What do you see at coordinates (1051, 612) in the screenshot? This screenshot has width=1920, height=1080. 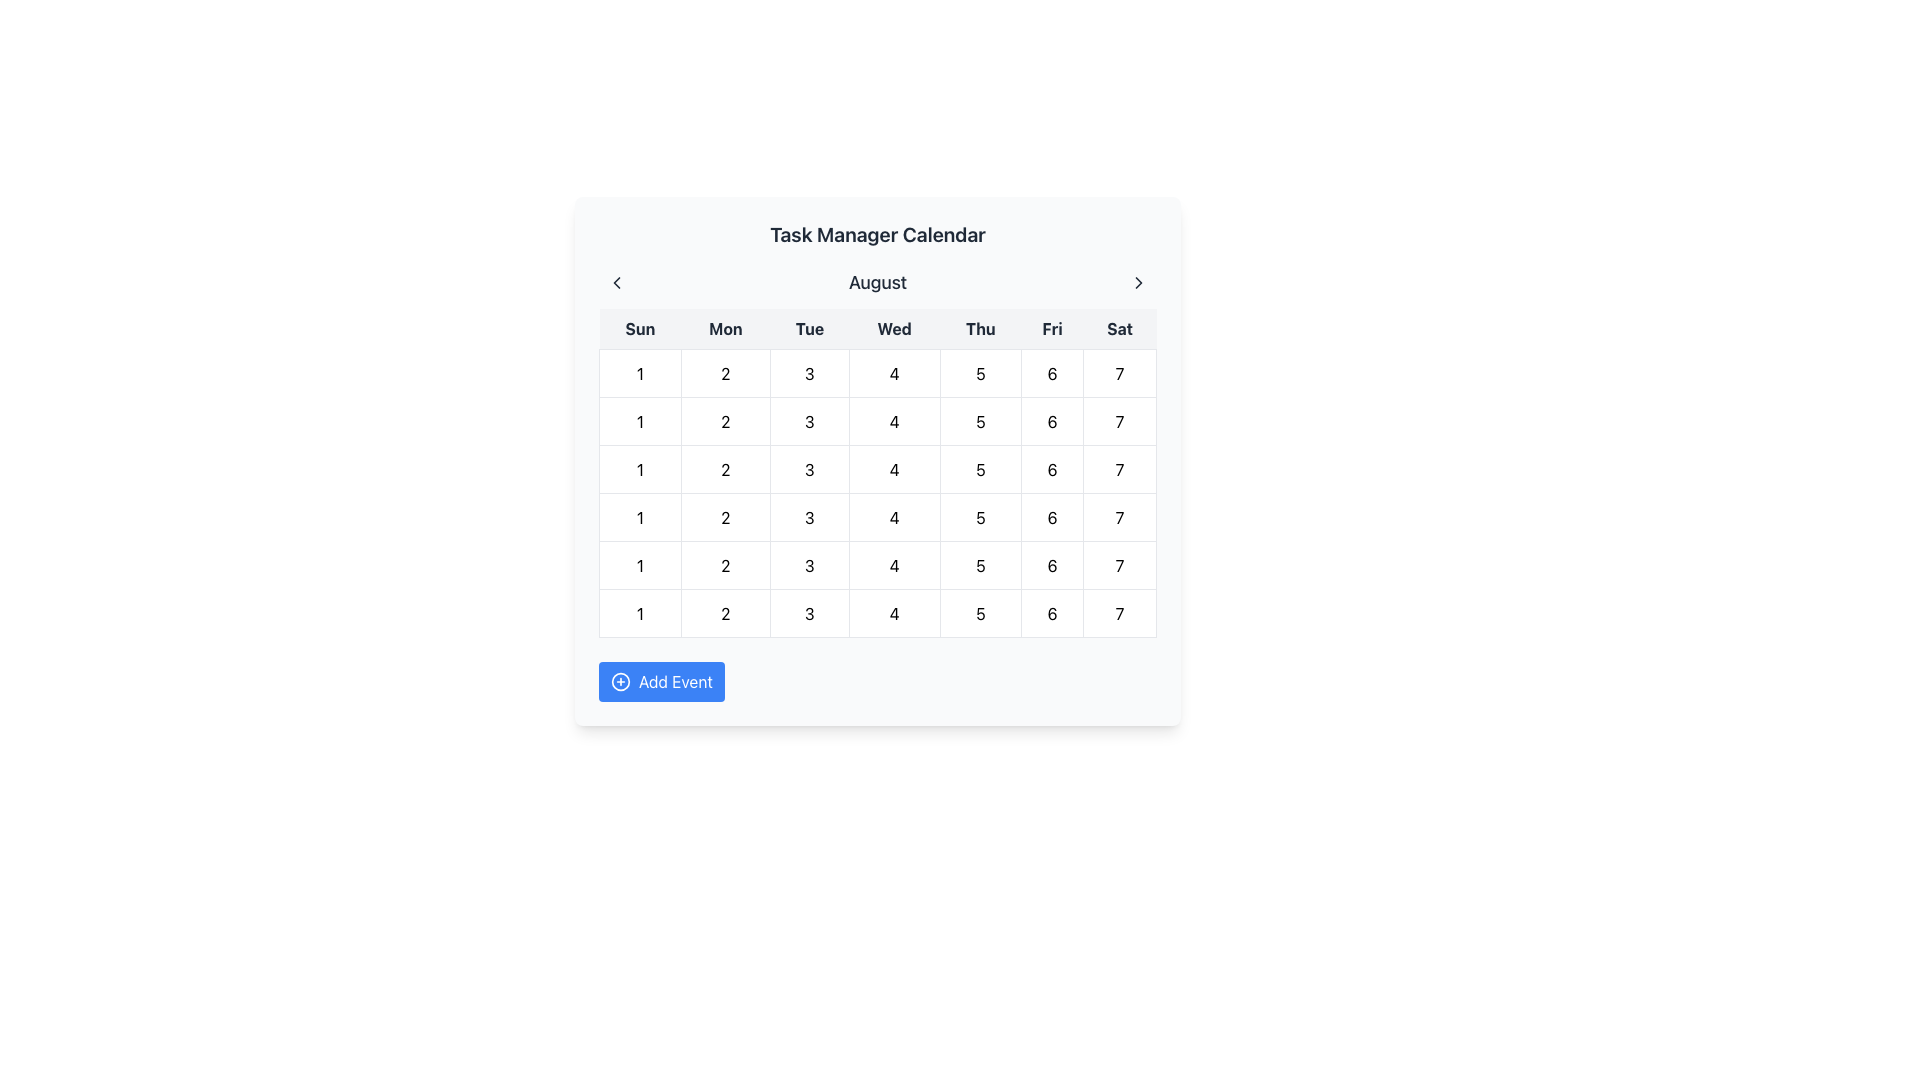 I see `the date indicator text located in the fifth row and sixth column of the calendar layout to access surrounding elements` at bounding box center [1051, 612].